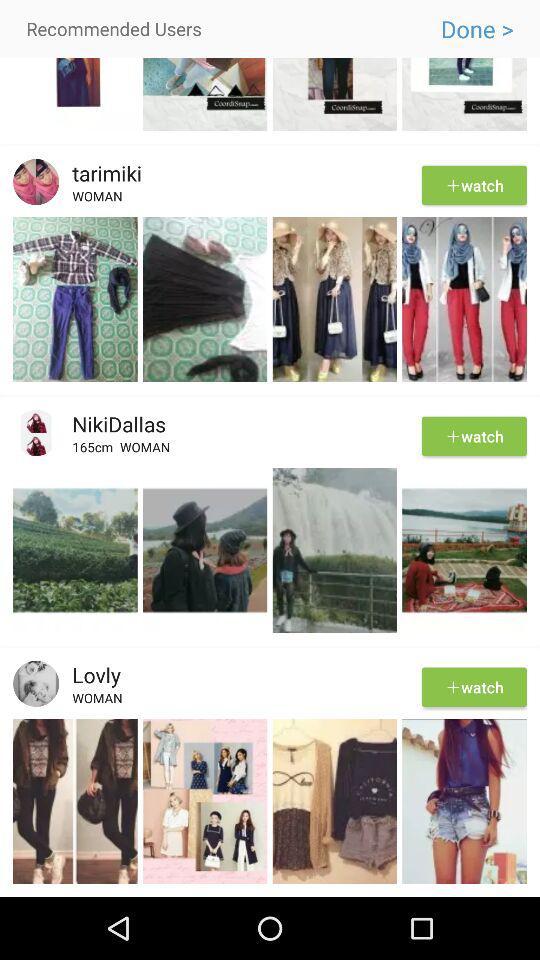 The image size is (540, 960). Describe the element at coordinates (99, 172) in the screenshot. I see `the tarimiki icon` at that location.